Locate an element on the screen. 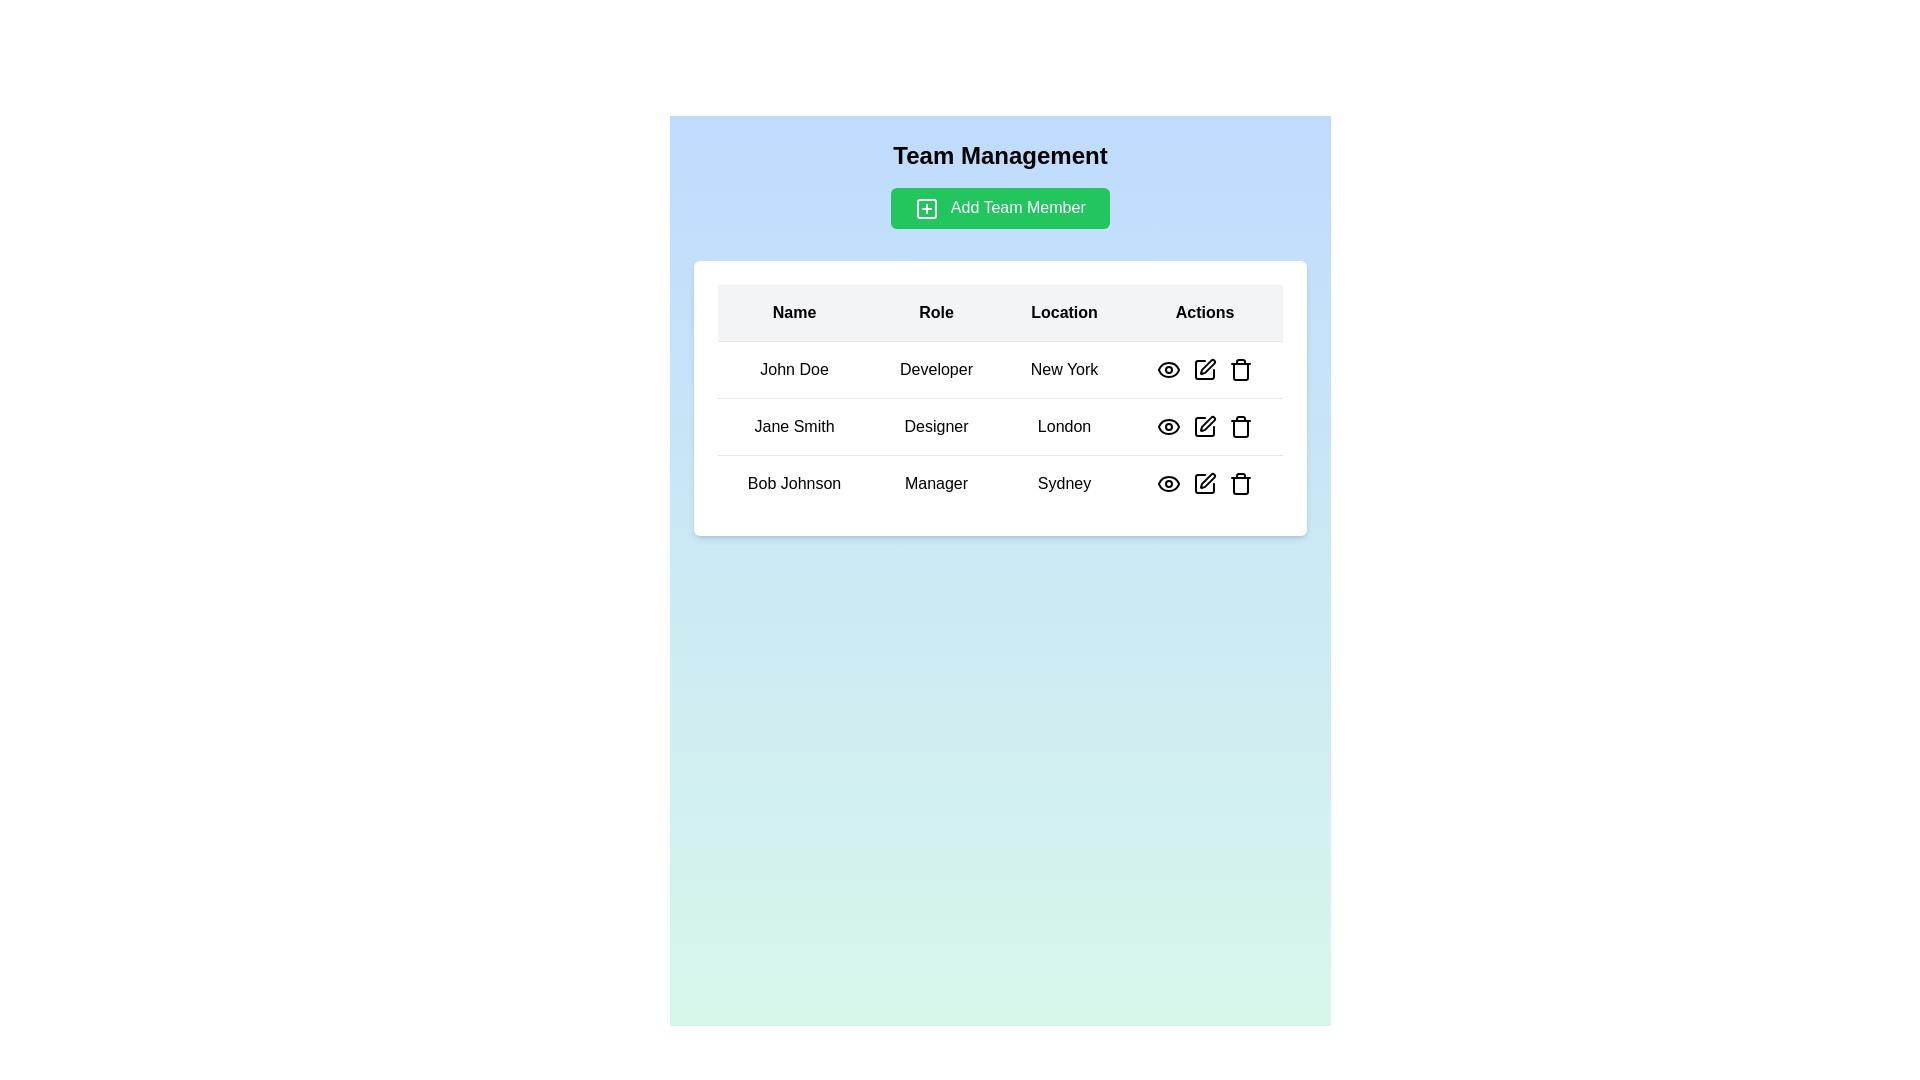 This screenshot has height=1080, width=1920. the eye icon in the Actions column of the last row associated with Bob Johnson, Manager, Sydney is located at coordinates (1203, 483).